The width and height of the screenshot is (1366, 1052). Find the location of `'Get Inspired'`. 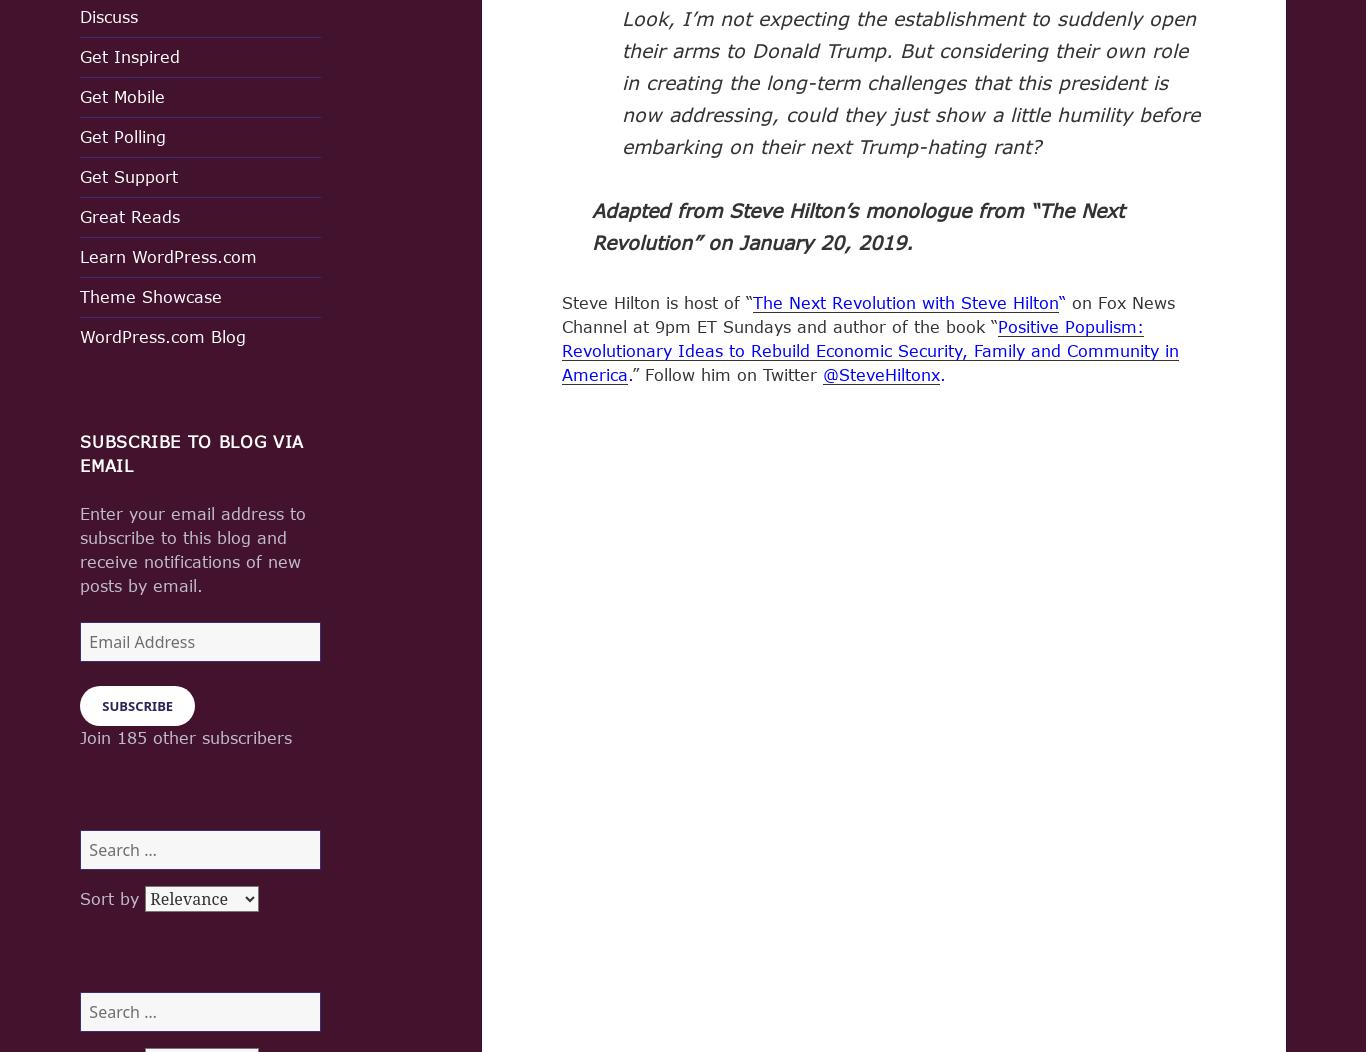

'Get Inspired' is located at coordinates (129, 55).